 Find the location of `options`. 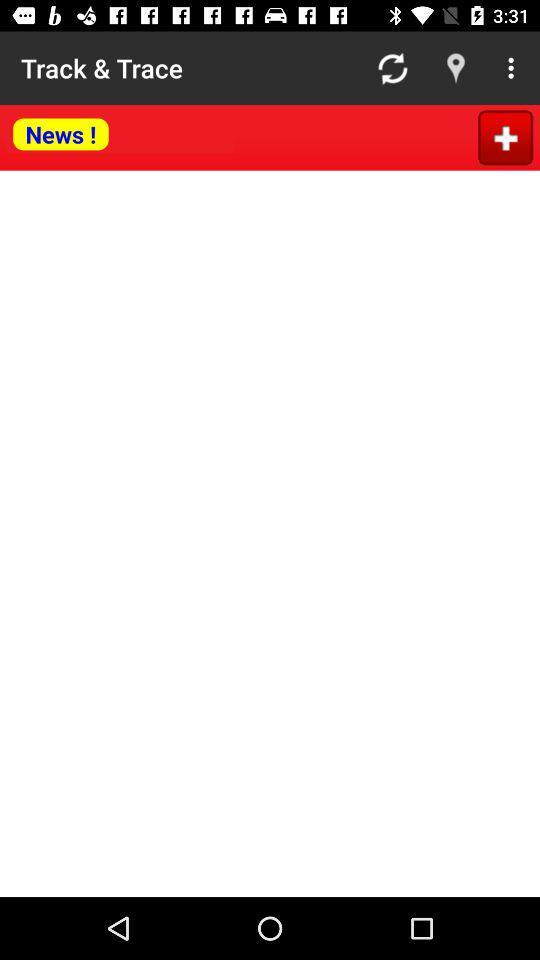

options is located at coordinates (504, 136).